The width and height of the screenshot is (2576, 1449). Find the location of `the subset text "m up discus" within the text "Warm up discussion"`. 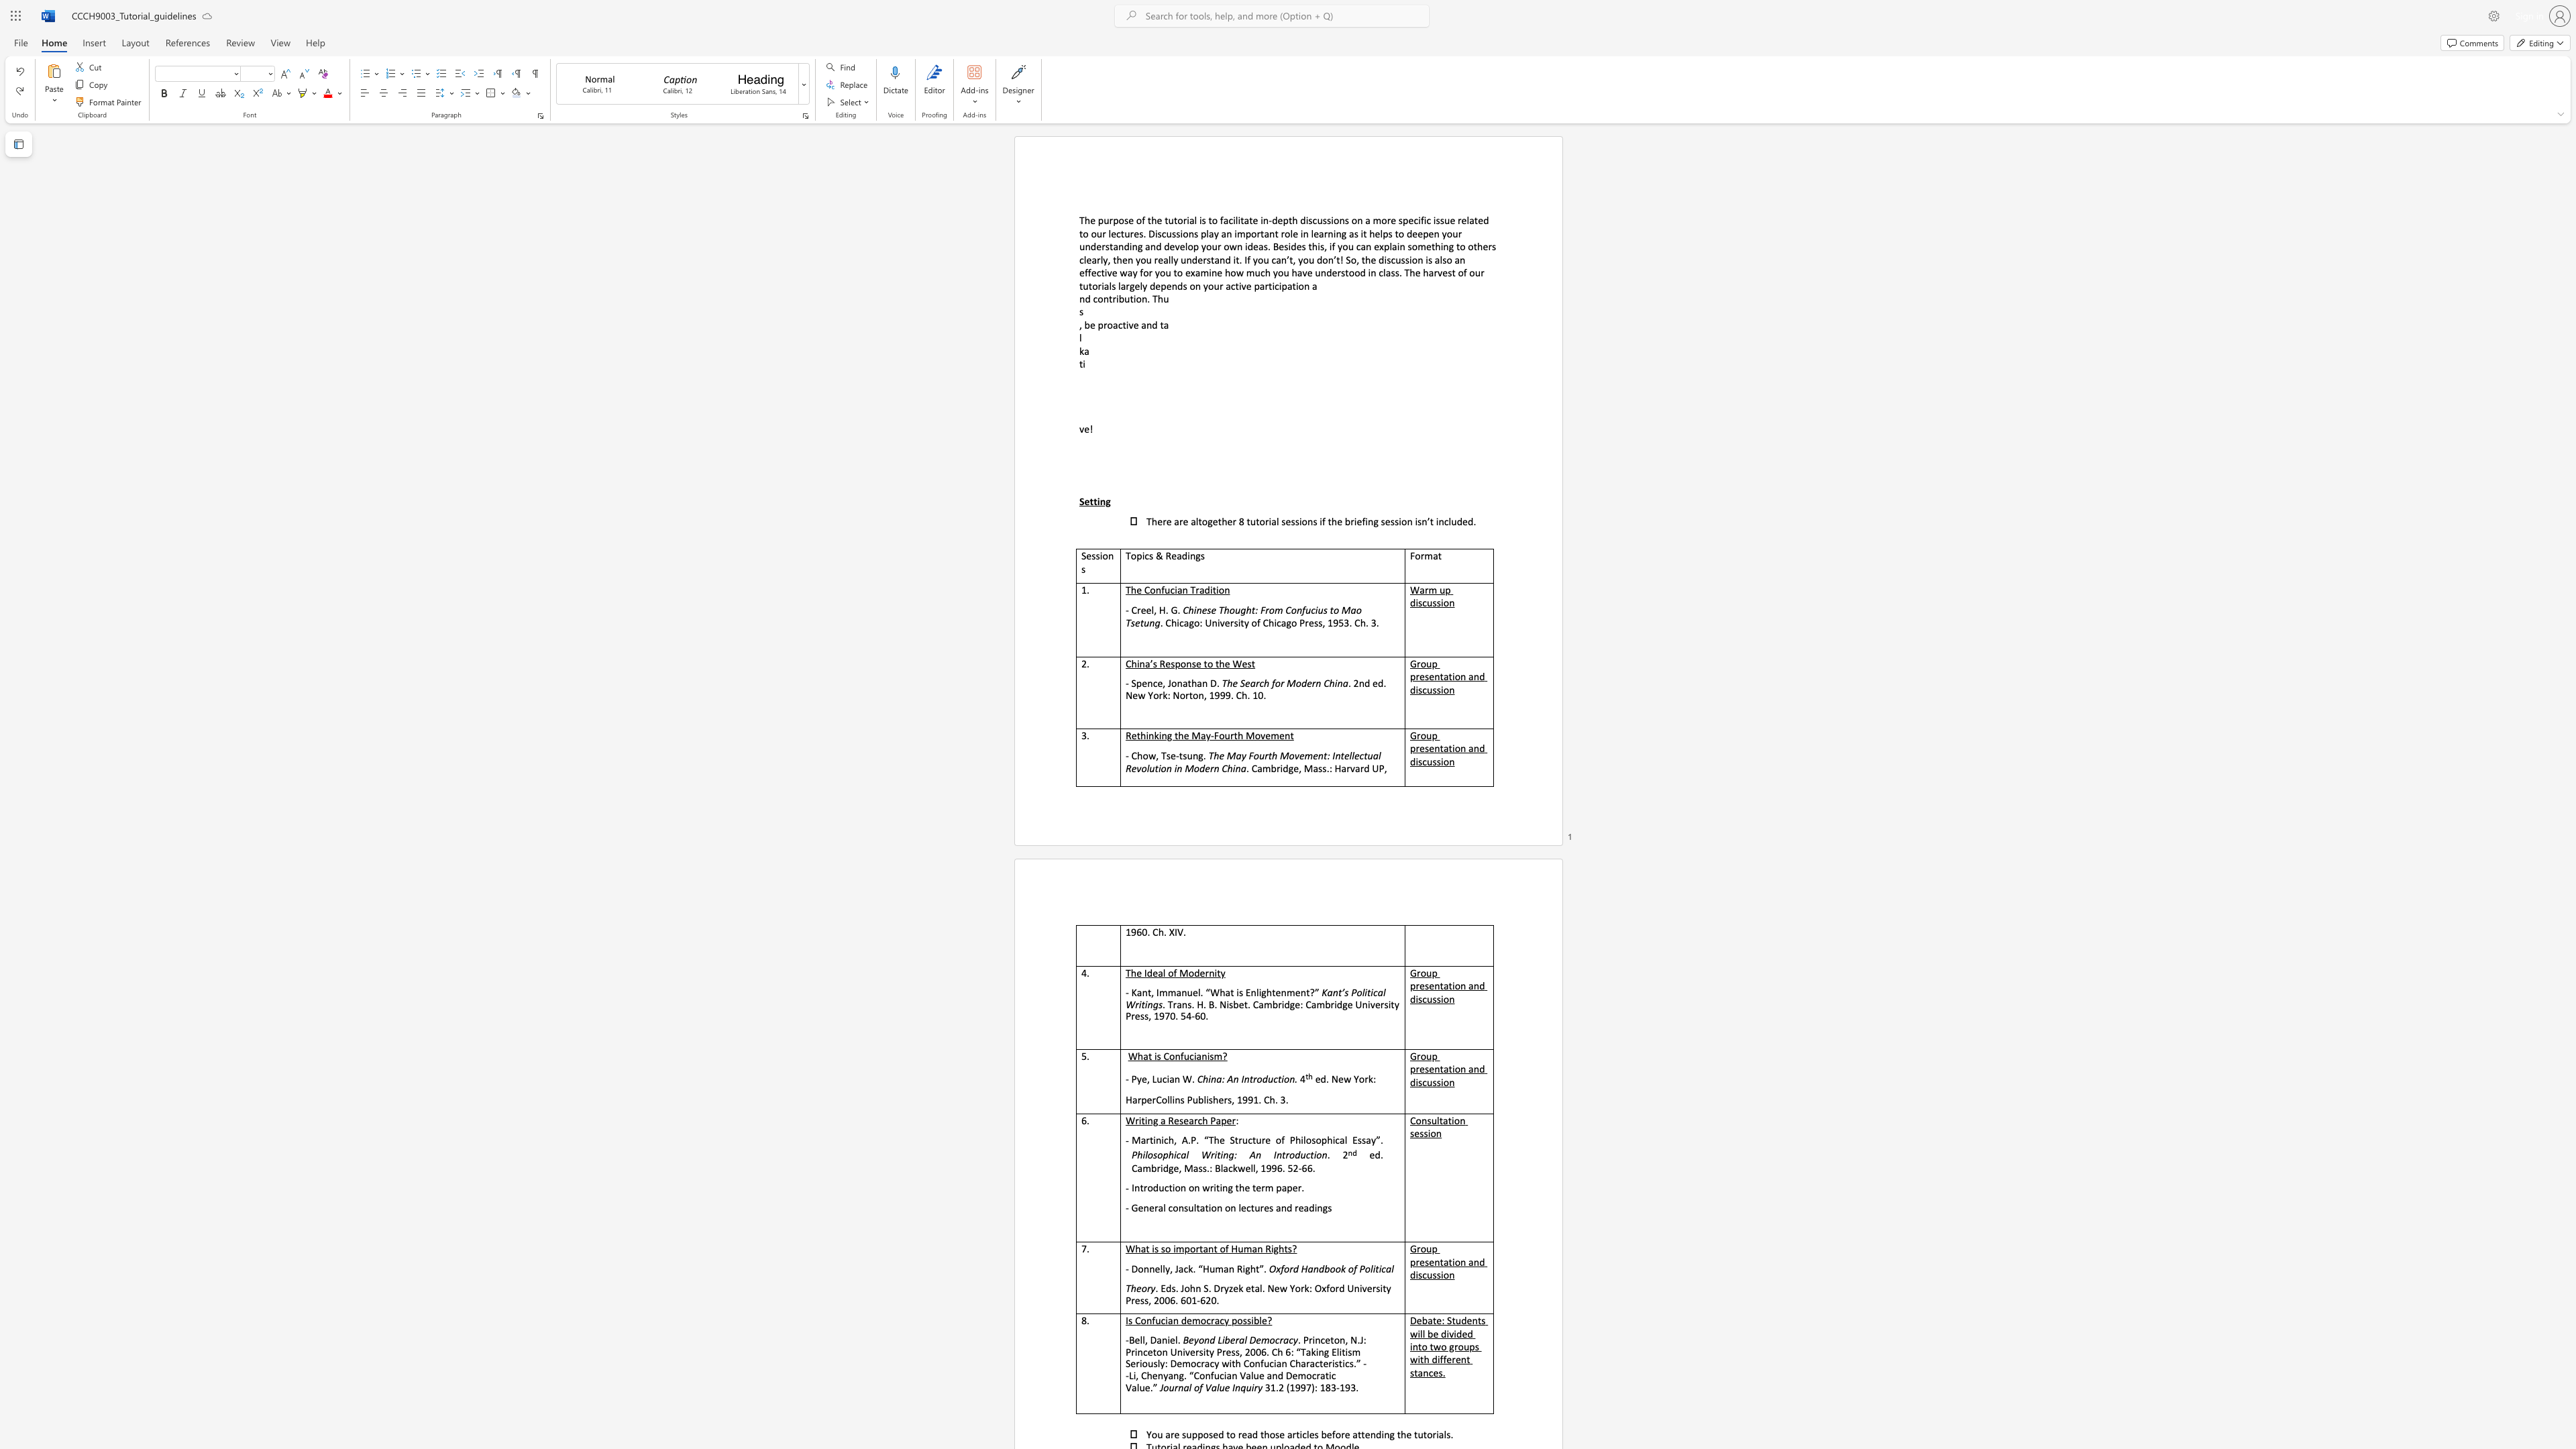

the subset text "m up discus" within the text "Warm up discussion" is located at coordinates (1428, 588).